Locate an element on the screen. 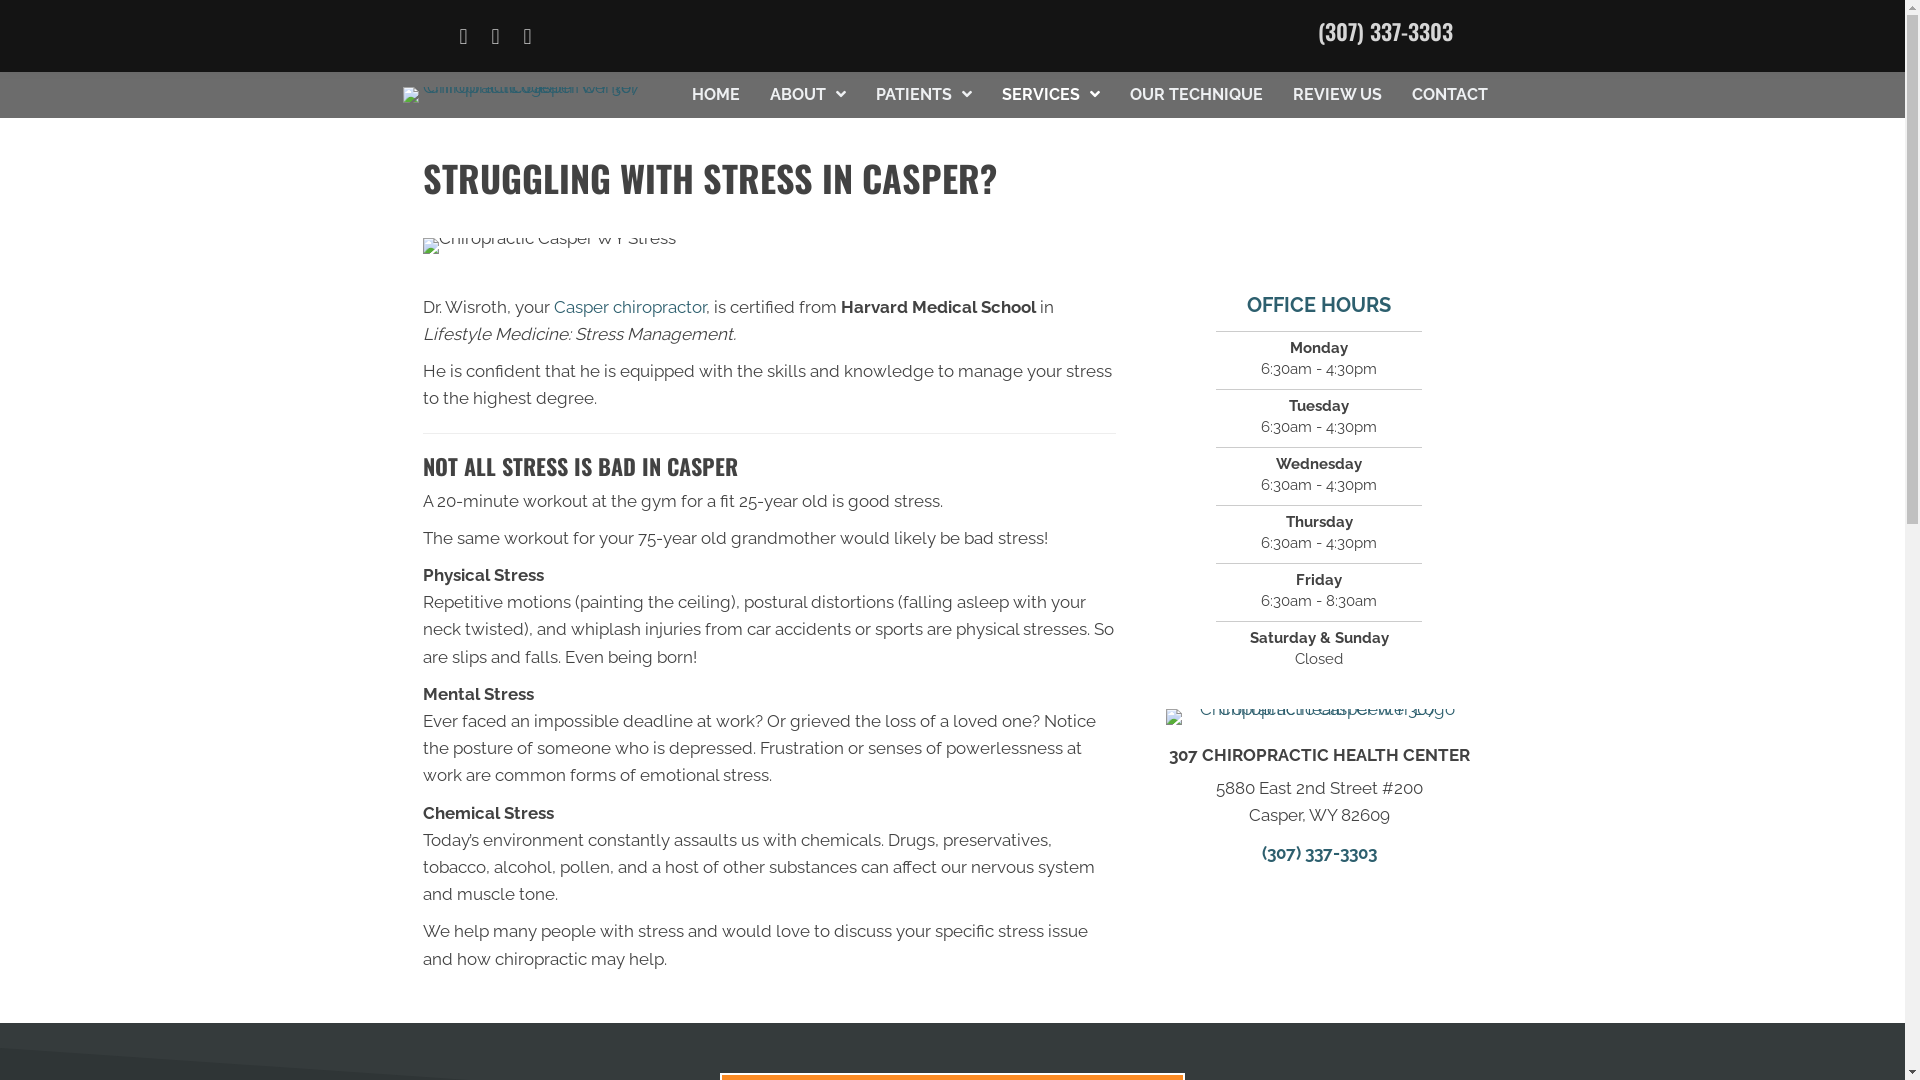  'REVIEW US' is located at coordinates (1336, 95).